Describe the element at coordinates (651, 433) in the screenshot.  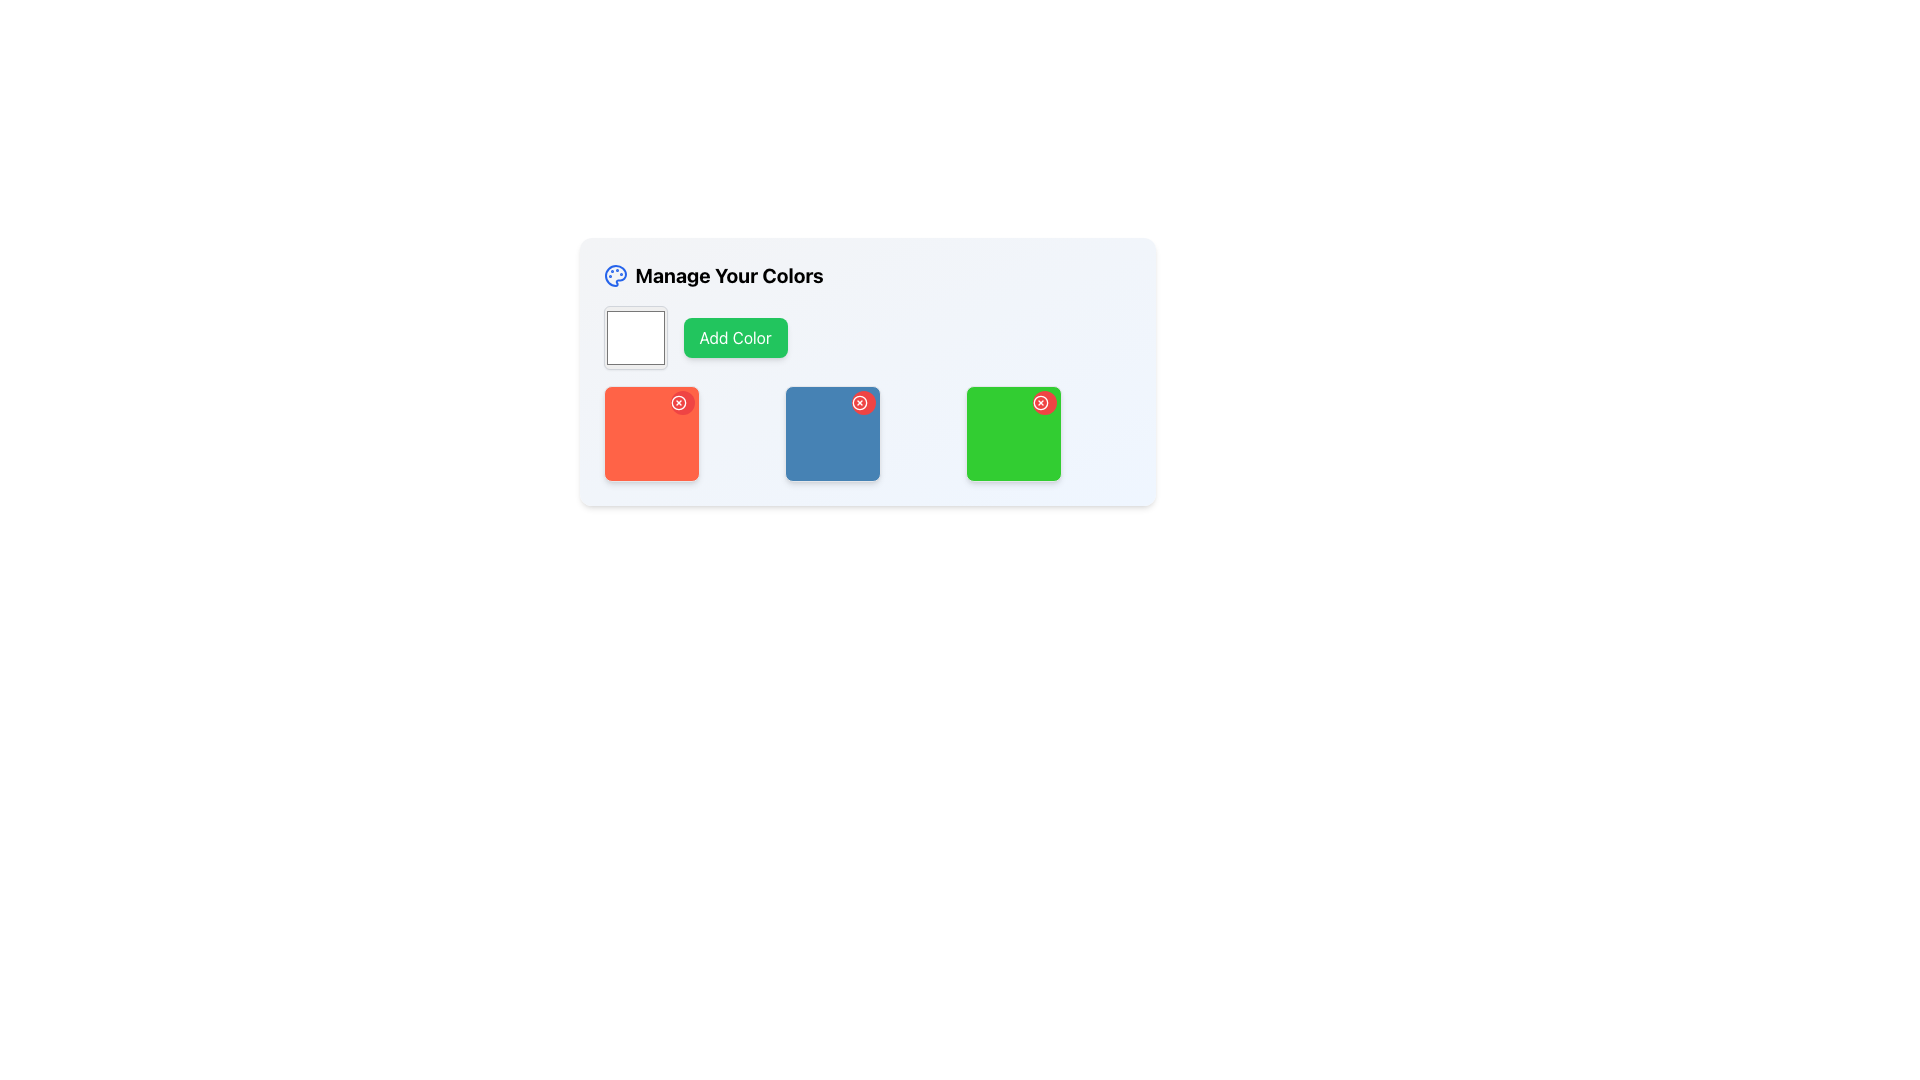
I see `the Color Block with Interactive Button, which is a rounded rectangle with a red background and a white border, located in the bottom section of the Manage Your Colors interface` at that location.